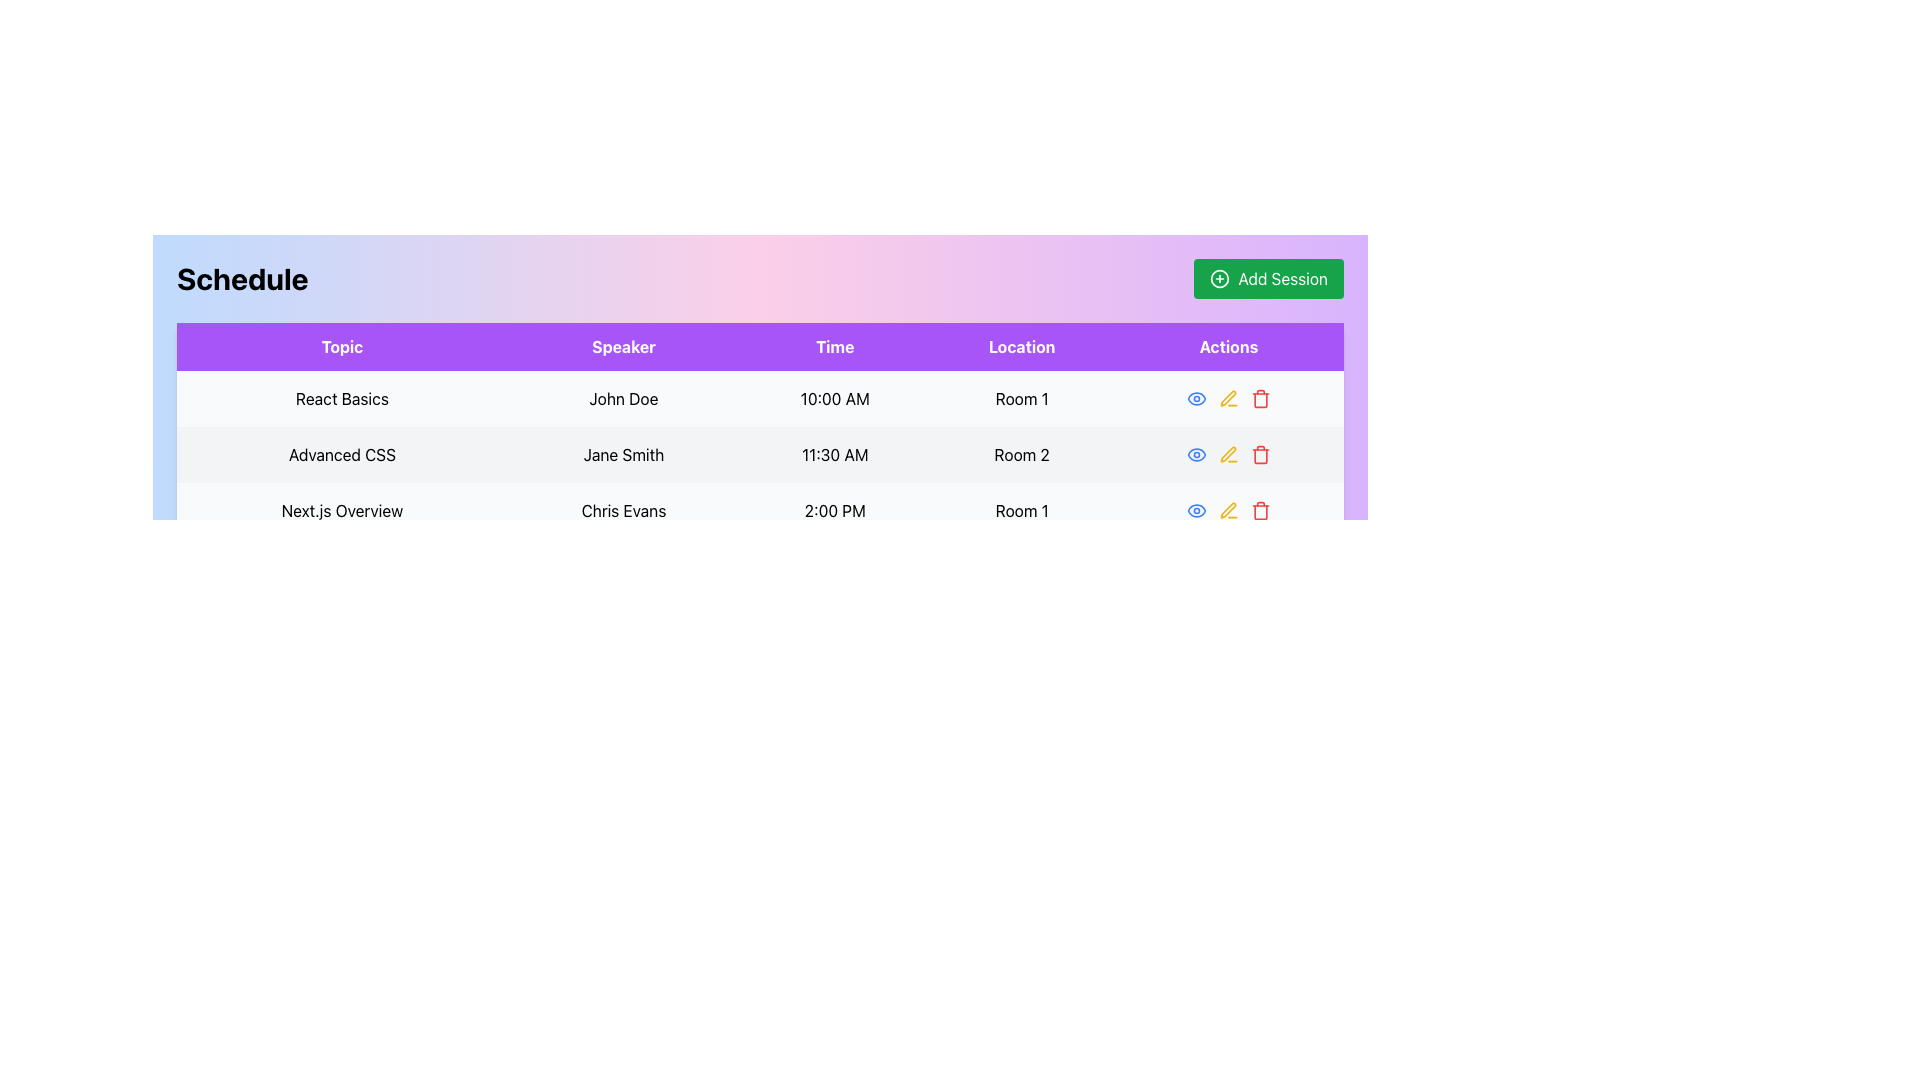 This screenshot has height=1080, width=1920. I want to click on the yellow pen icon in the 'Actions' column of the table, corresponding to the second row for the 'Advanced CSS' topic, so click(1227, 398).